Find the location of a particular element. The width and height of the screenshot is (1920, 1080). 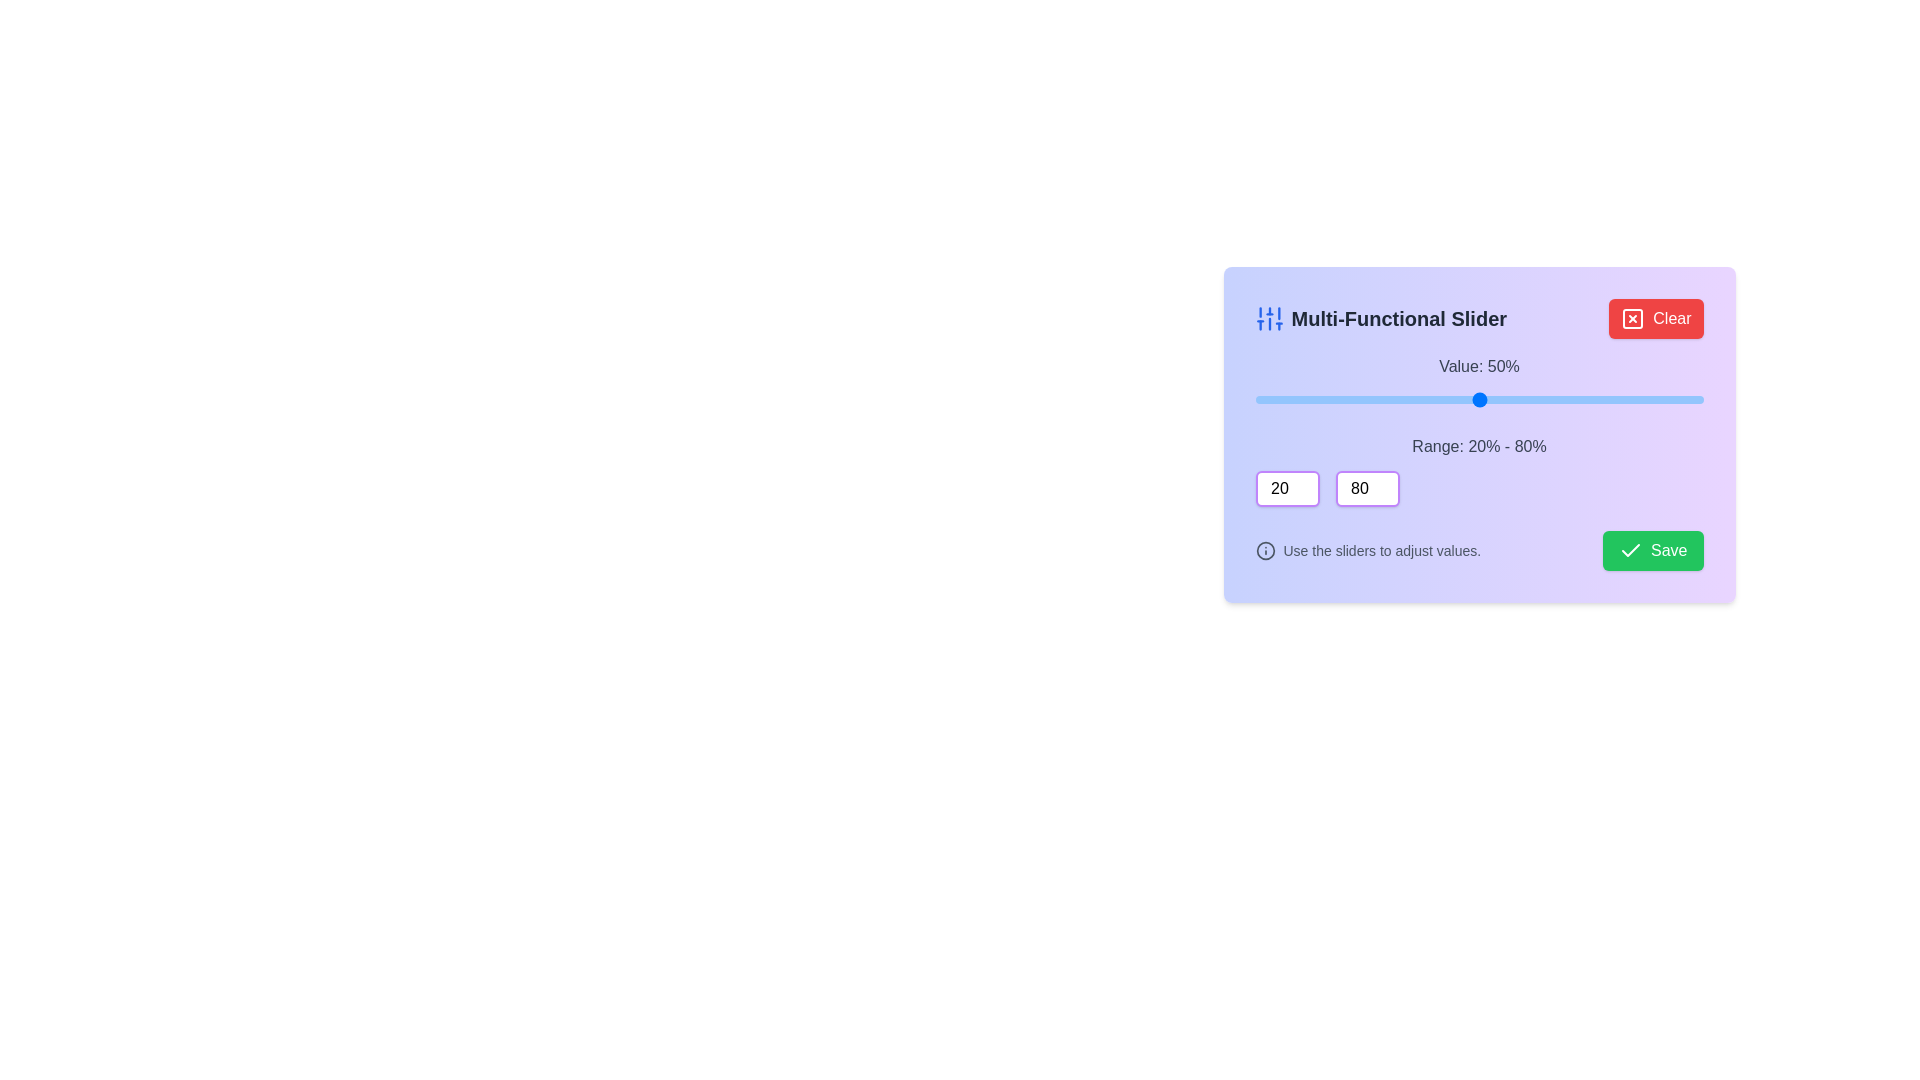

the slider value is located at coordinates (1449, 400).